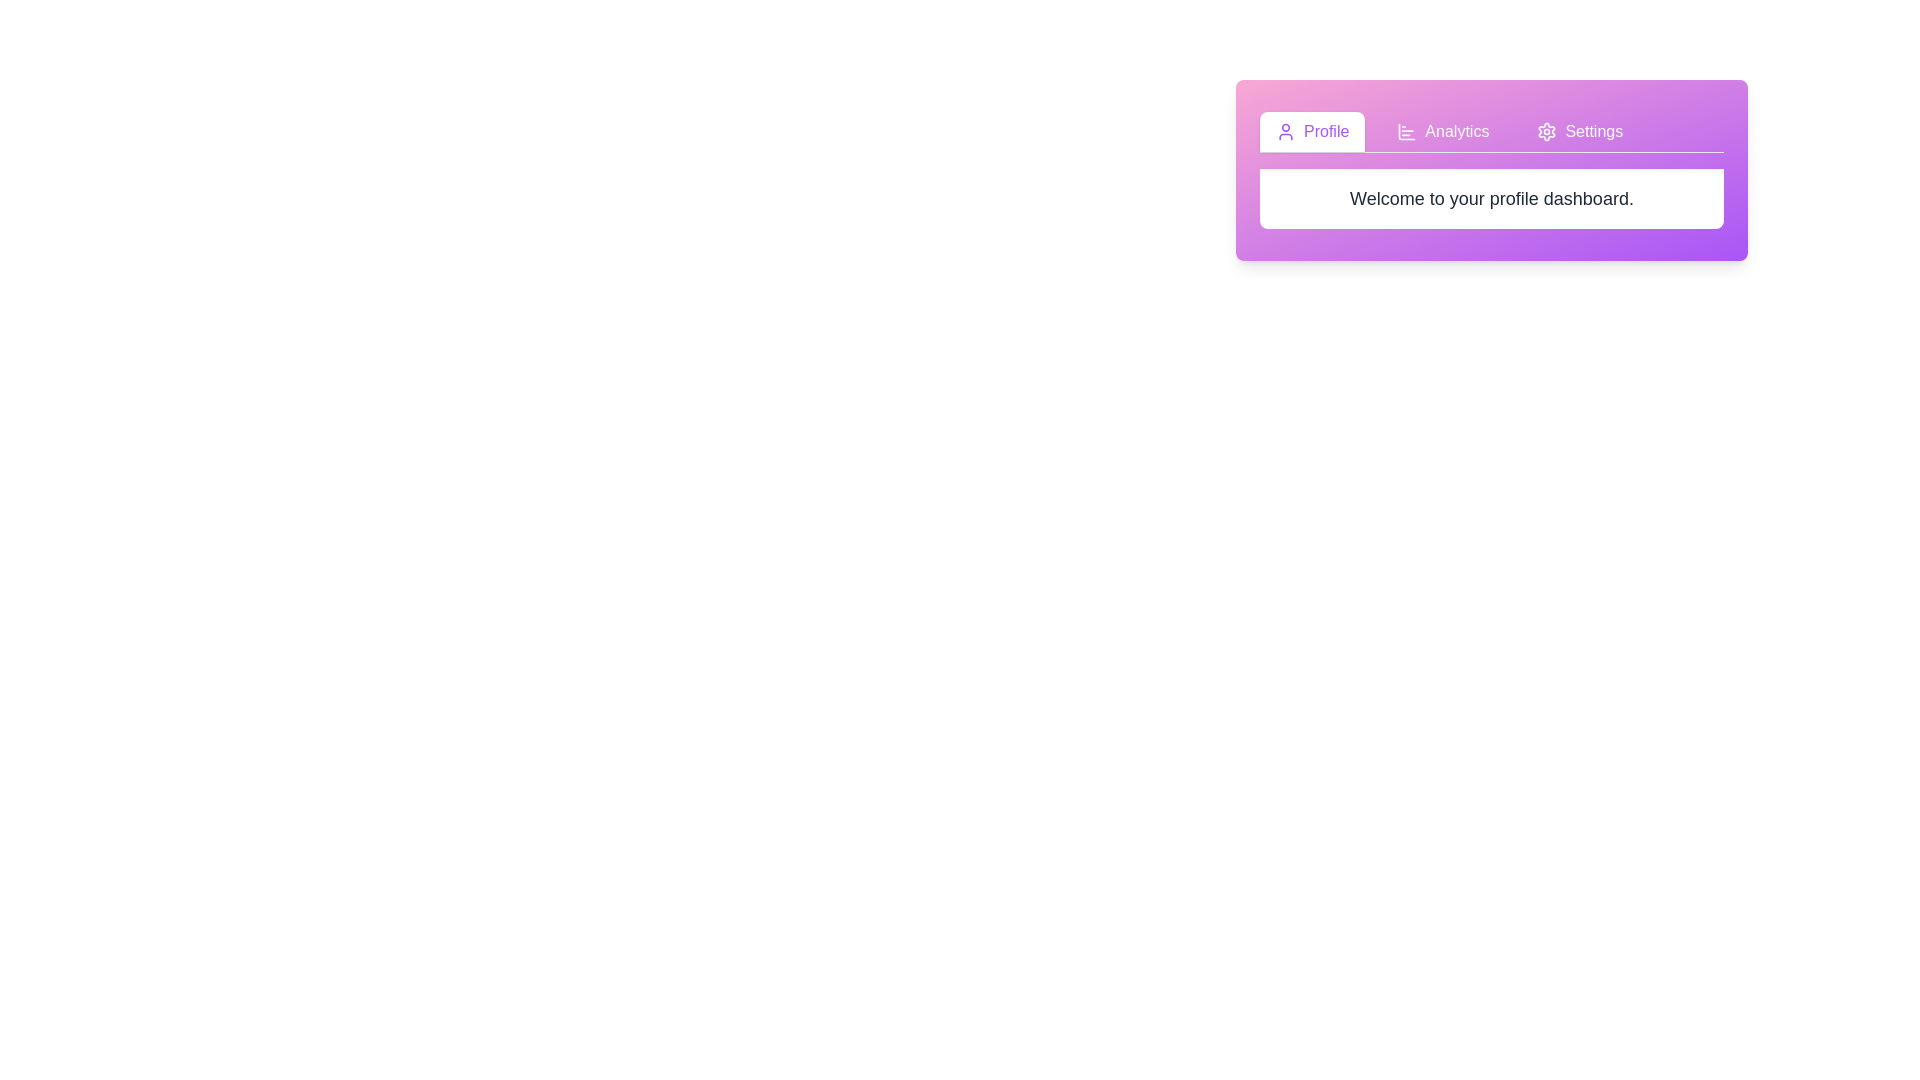 This screenshot has height=1080, width=1920. Describe the element at coordinates (1443, 131) in the screenshot. I see `the Analytics tab by clicking on its button` at that location.